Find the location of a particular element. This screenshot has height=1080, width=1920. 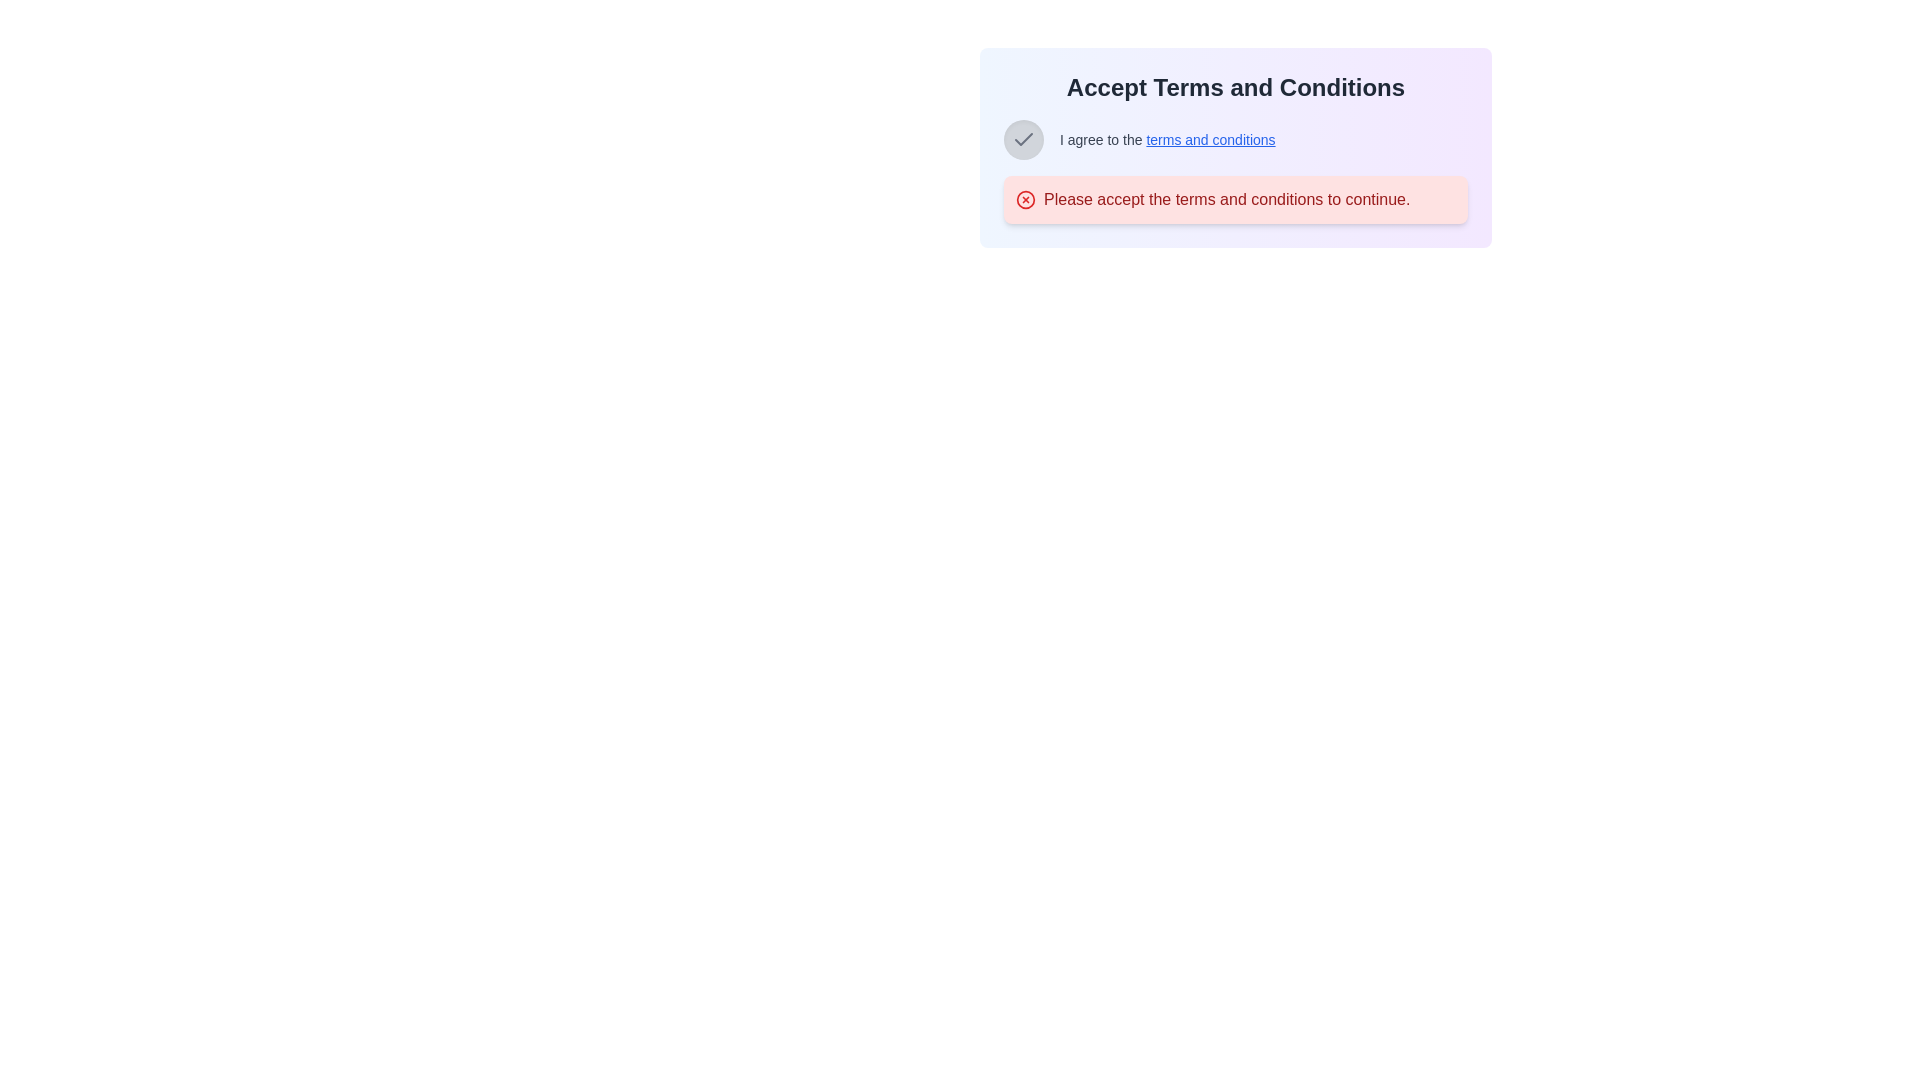

the hyperlink labeled 'terms and conditions' is located at coordinates (1209, 138).